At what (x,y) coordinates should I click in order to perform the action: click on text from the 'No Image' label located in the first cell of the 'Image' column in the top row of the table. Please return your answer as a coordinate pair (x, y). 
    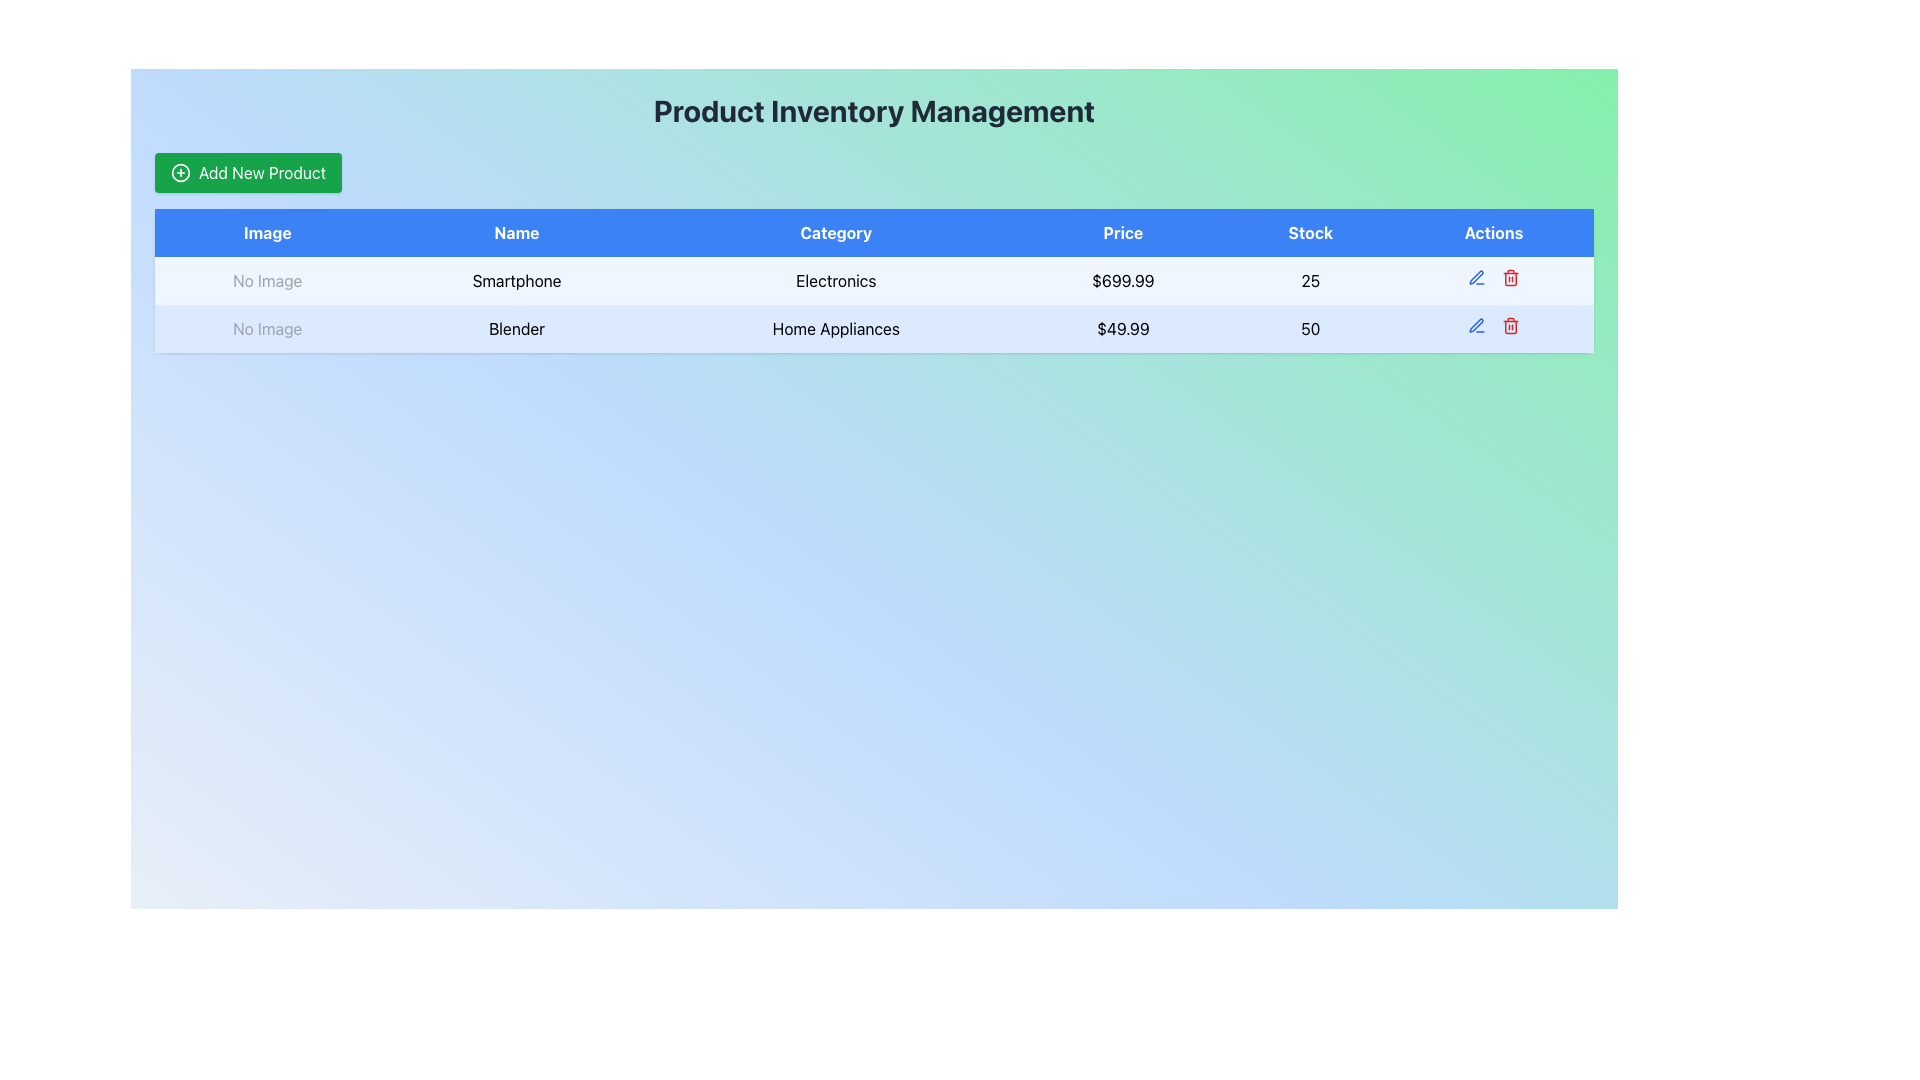
    Looking at the image, I should click on (266, 281).